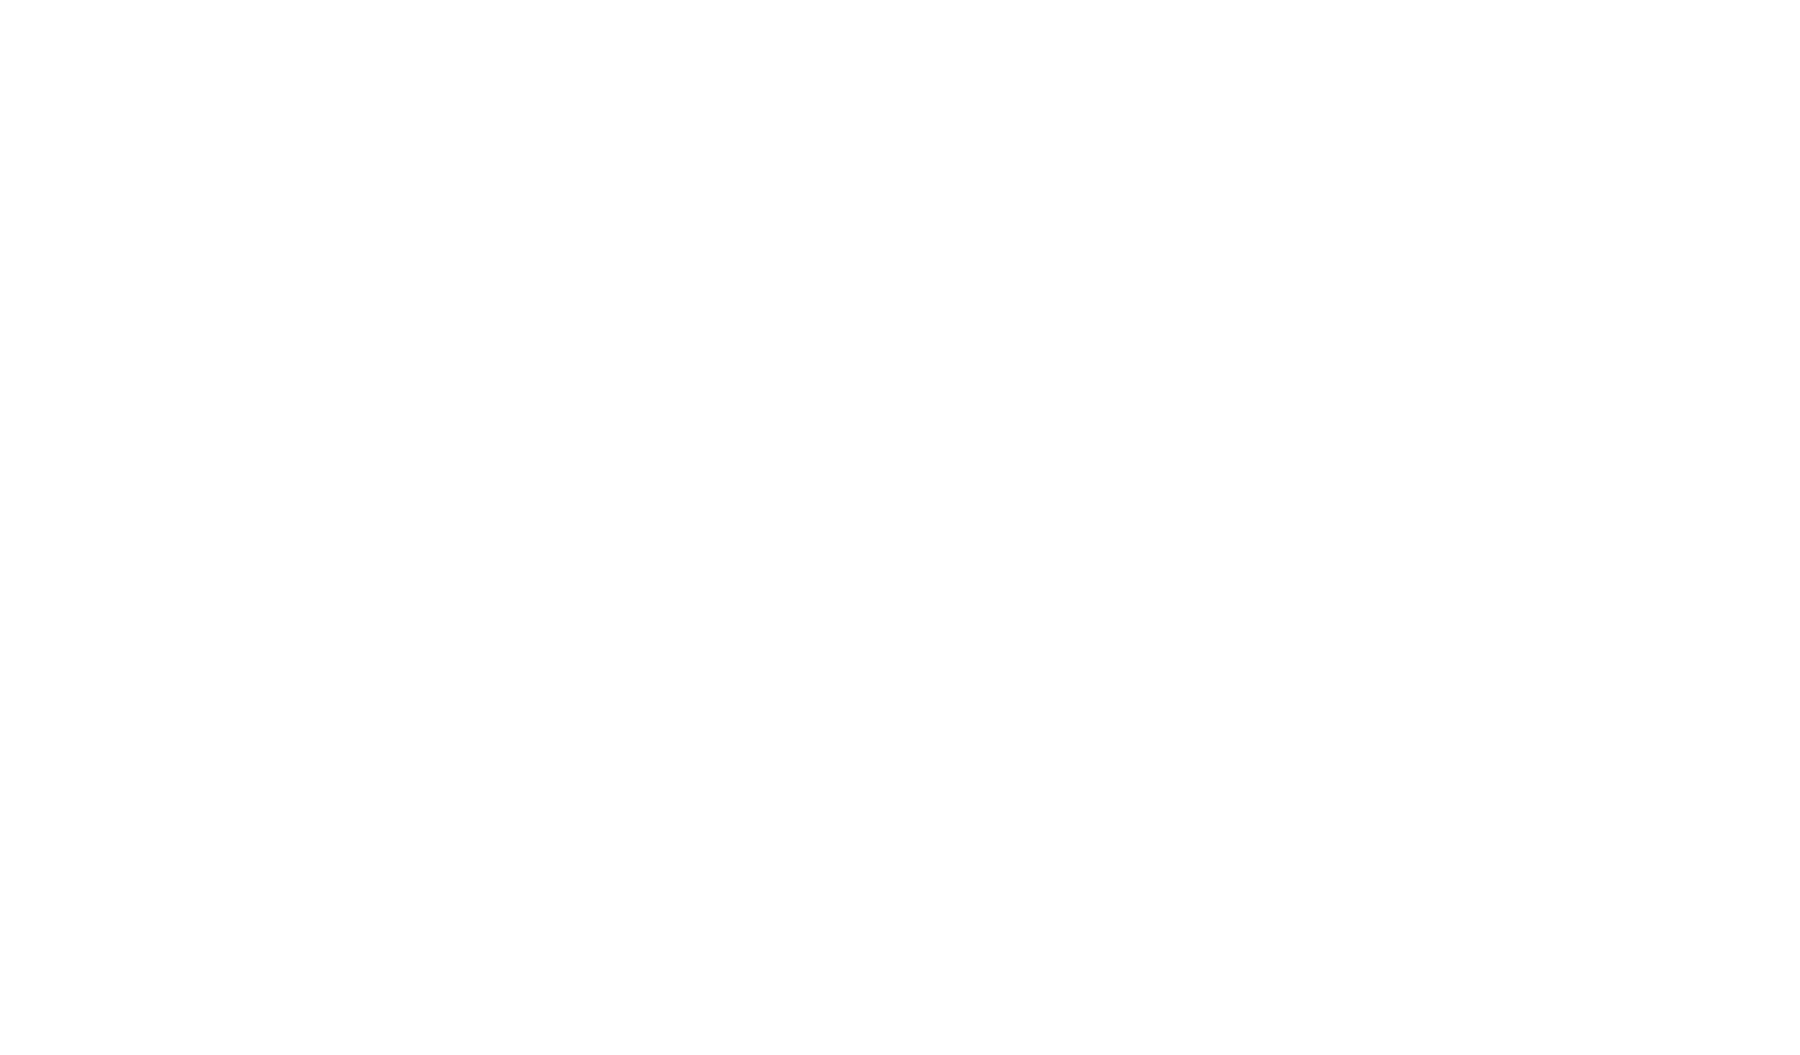  Describe the element at coordinates (719, 628) in the screenshot. I see `'Innovation'` at that location.